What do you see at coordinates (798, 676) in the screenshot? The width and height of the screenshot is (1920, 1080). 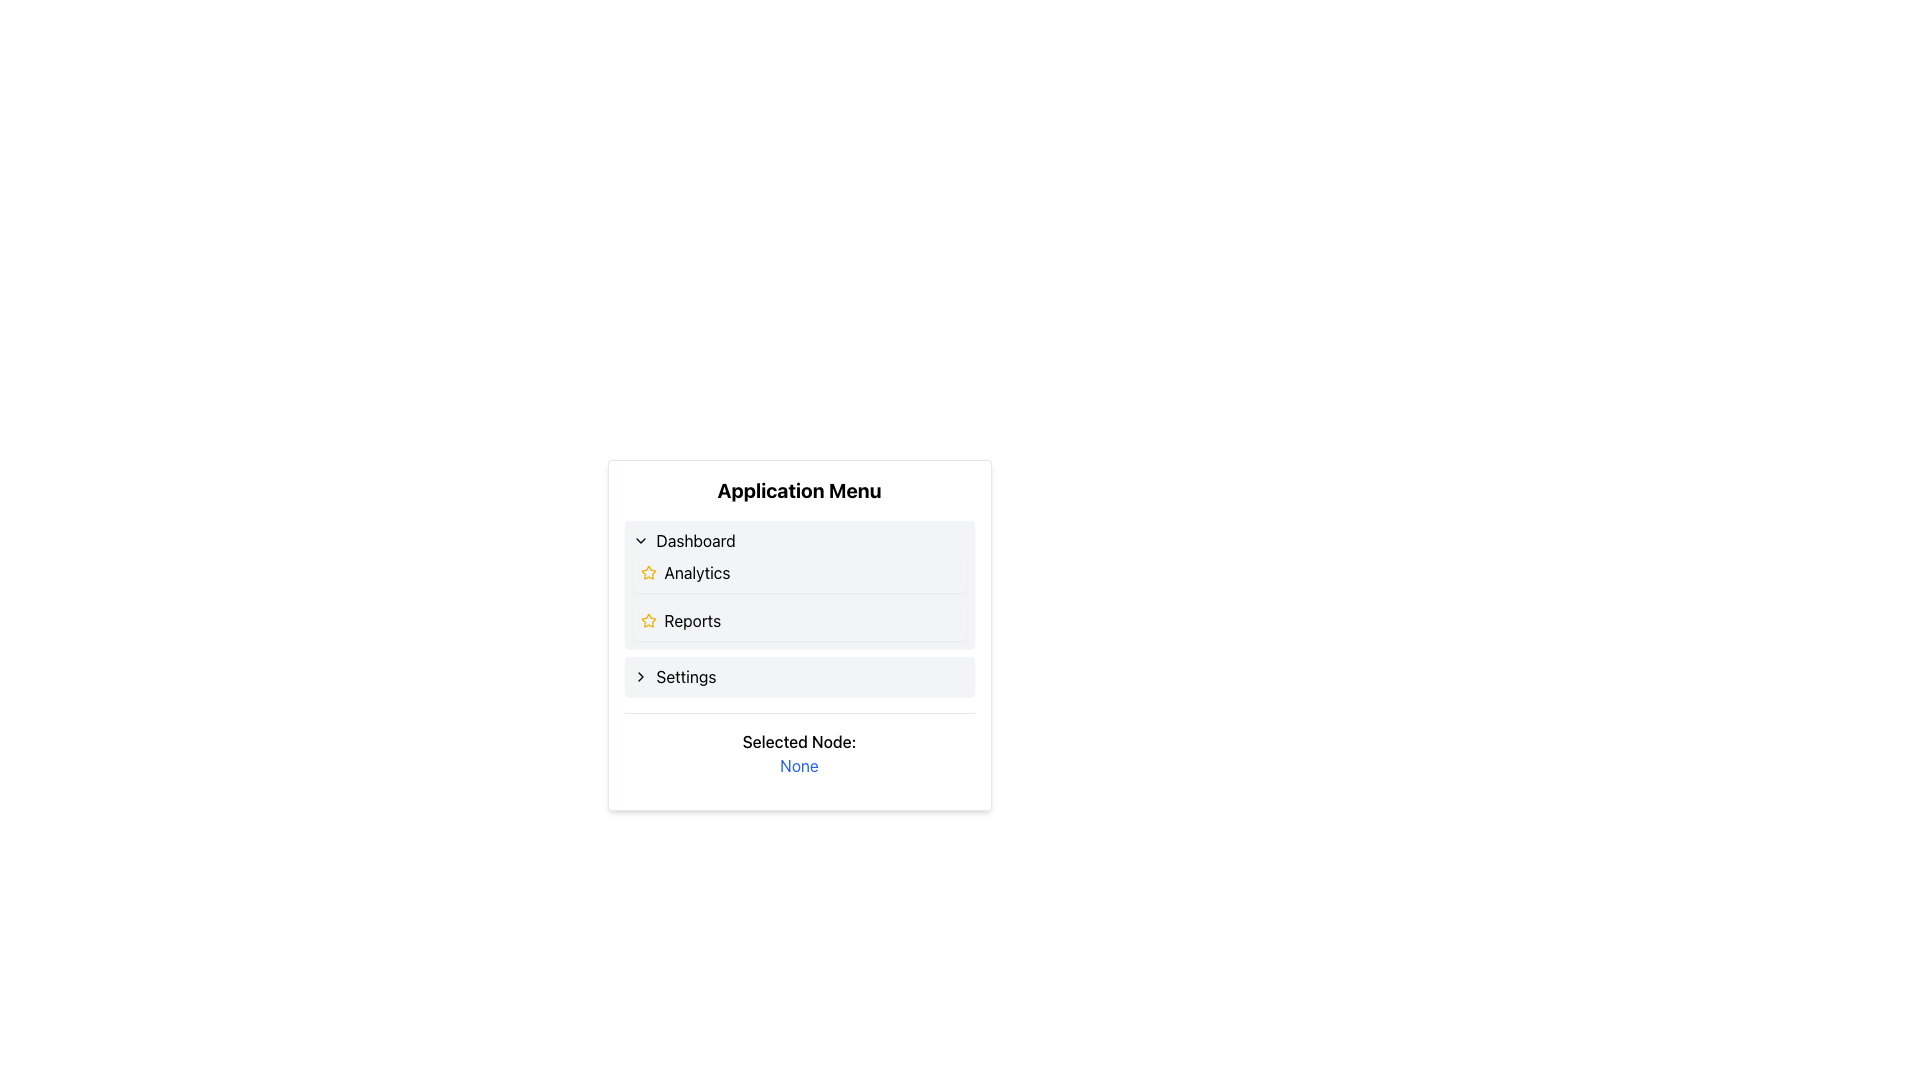 I see `the bottom navigation button in the application menu to trigger its hover effect` at bounding box center [798, 676].